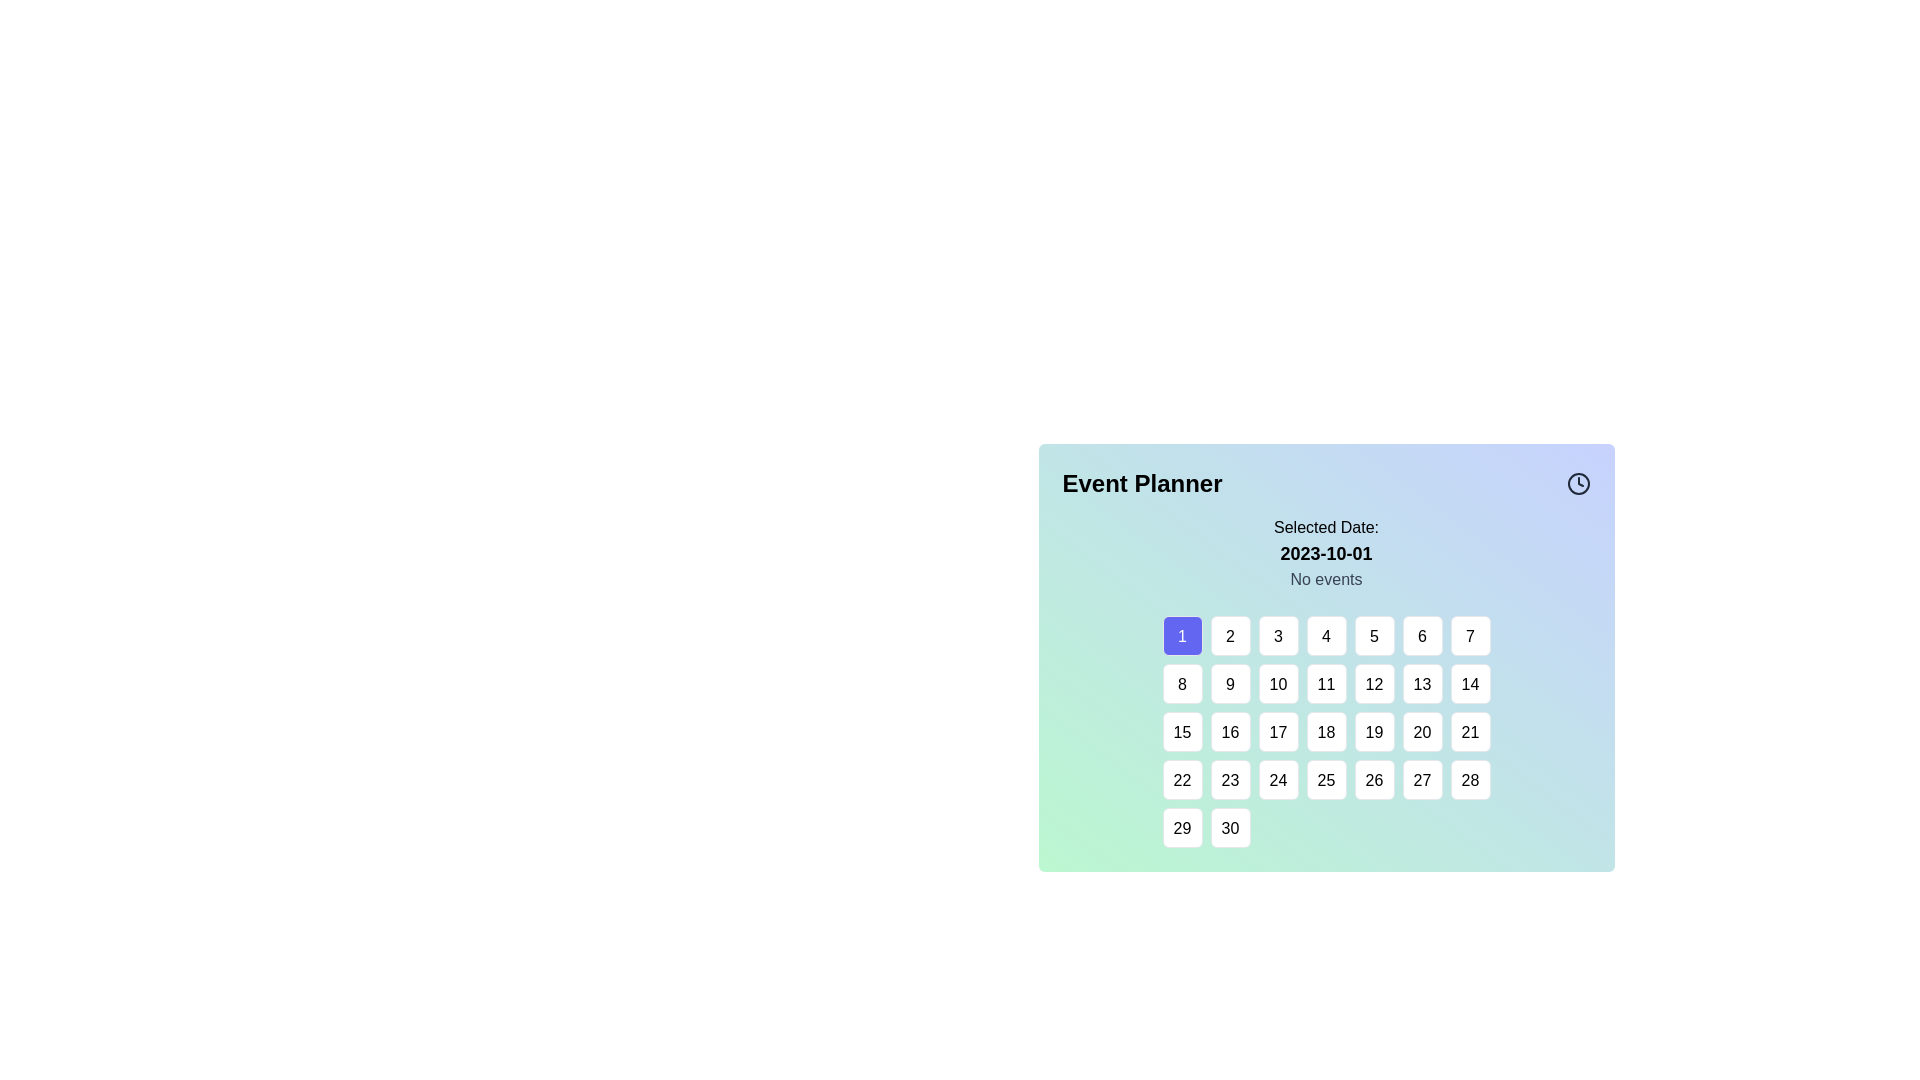 This screenshot has height=1080, width=1920. What do you see at coordinates (1229, 778) in the screenshot?
I see `the button displaying the number '23' located in the fourth row of a grid under the 'Event Planner' heading` at bounding box center [1229, 778].